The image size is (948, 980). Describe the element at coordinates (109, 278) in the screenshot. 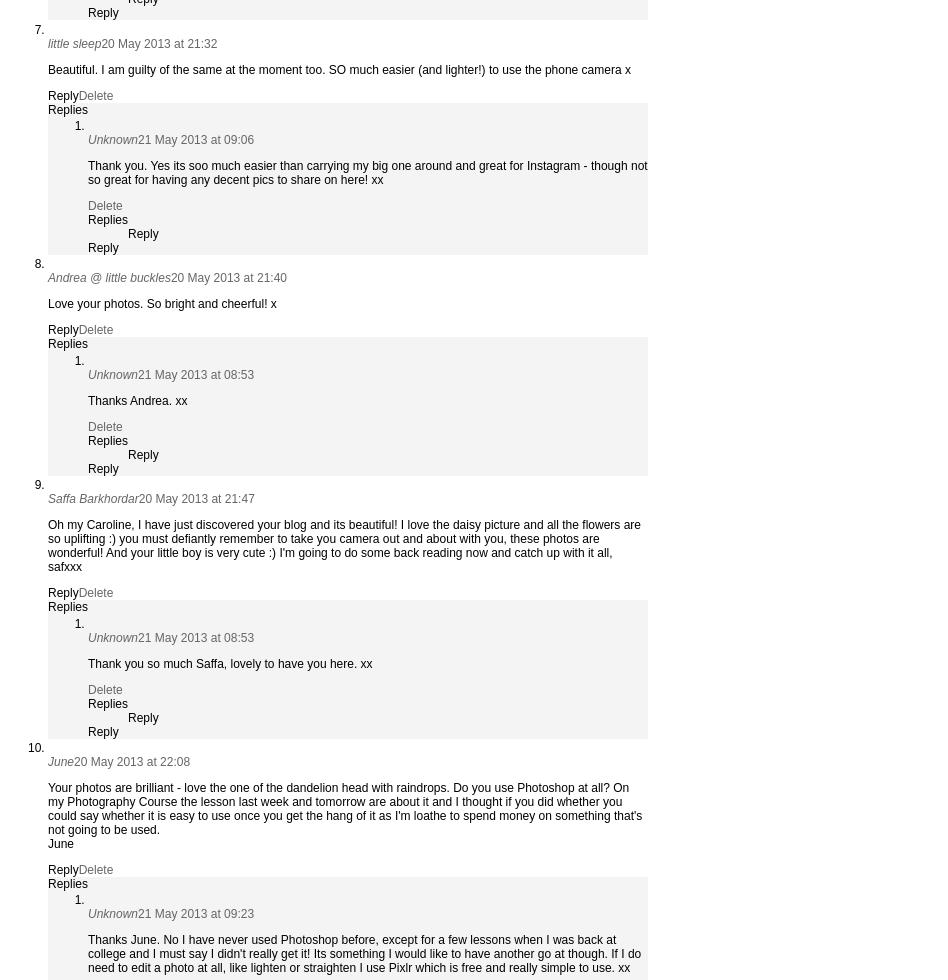

I see `'Andrea @ little buckles'` at that location.